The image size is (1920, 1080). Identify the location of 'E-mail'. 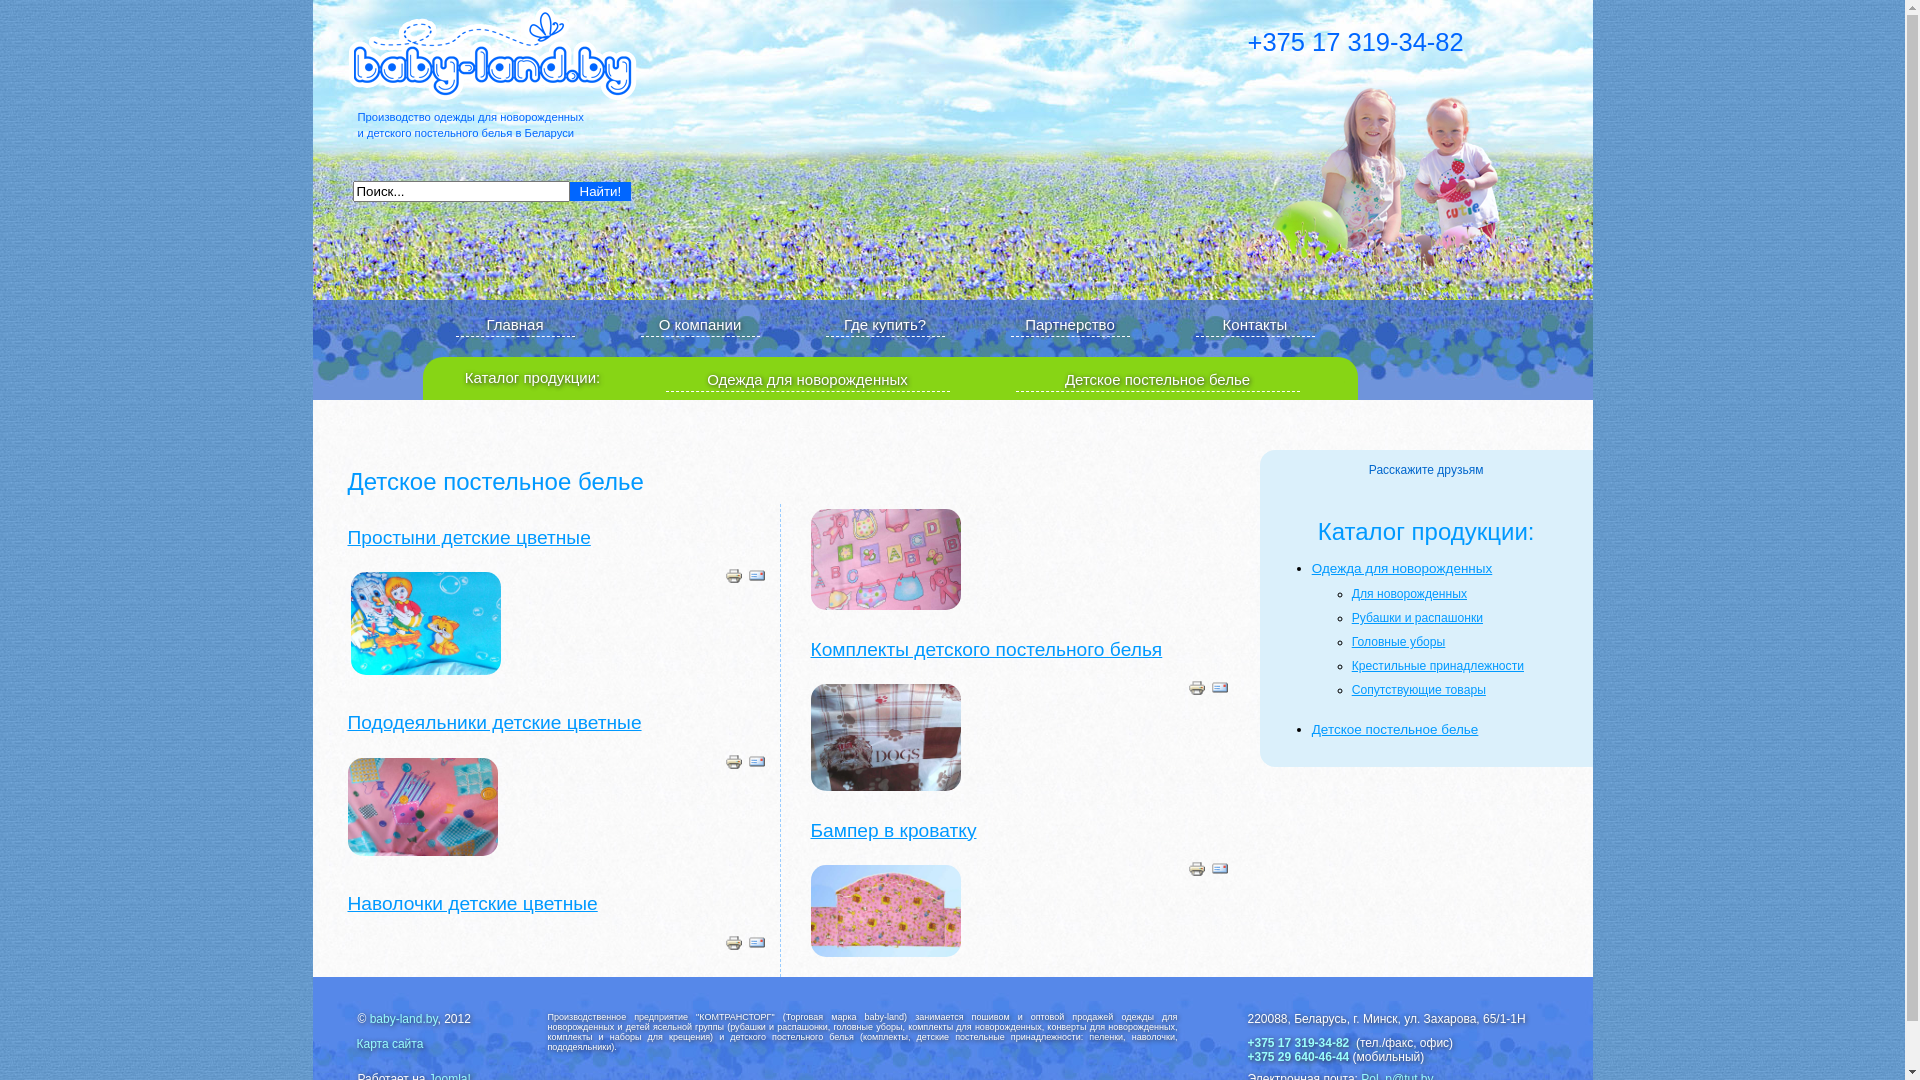
(1218, 874).